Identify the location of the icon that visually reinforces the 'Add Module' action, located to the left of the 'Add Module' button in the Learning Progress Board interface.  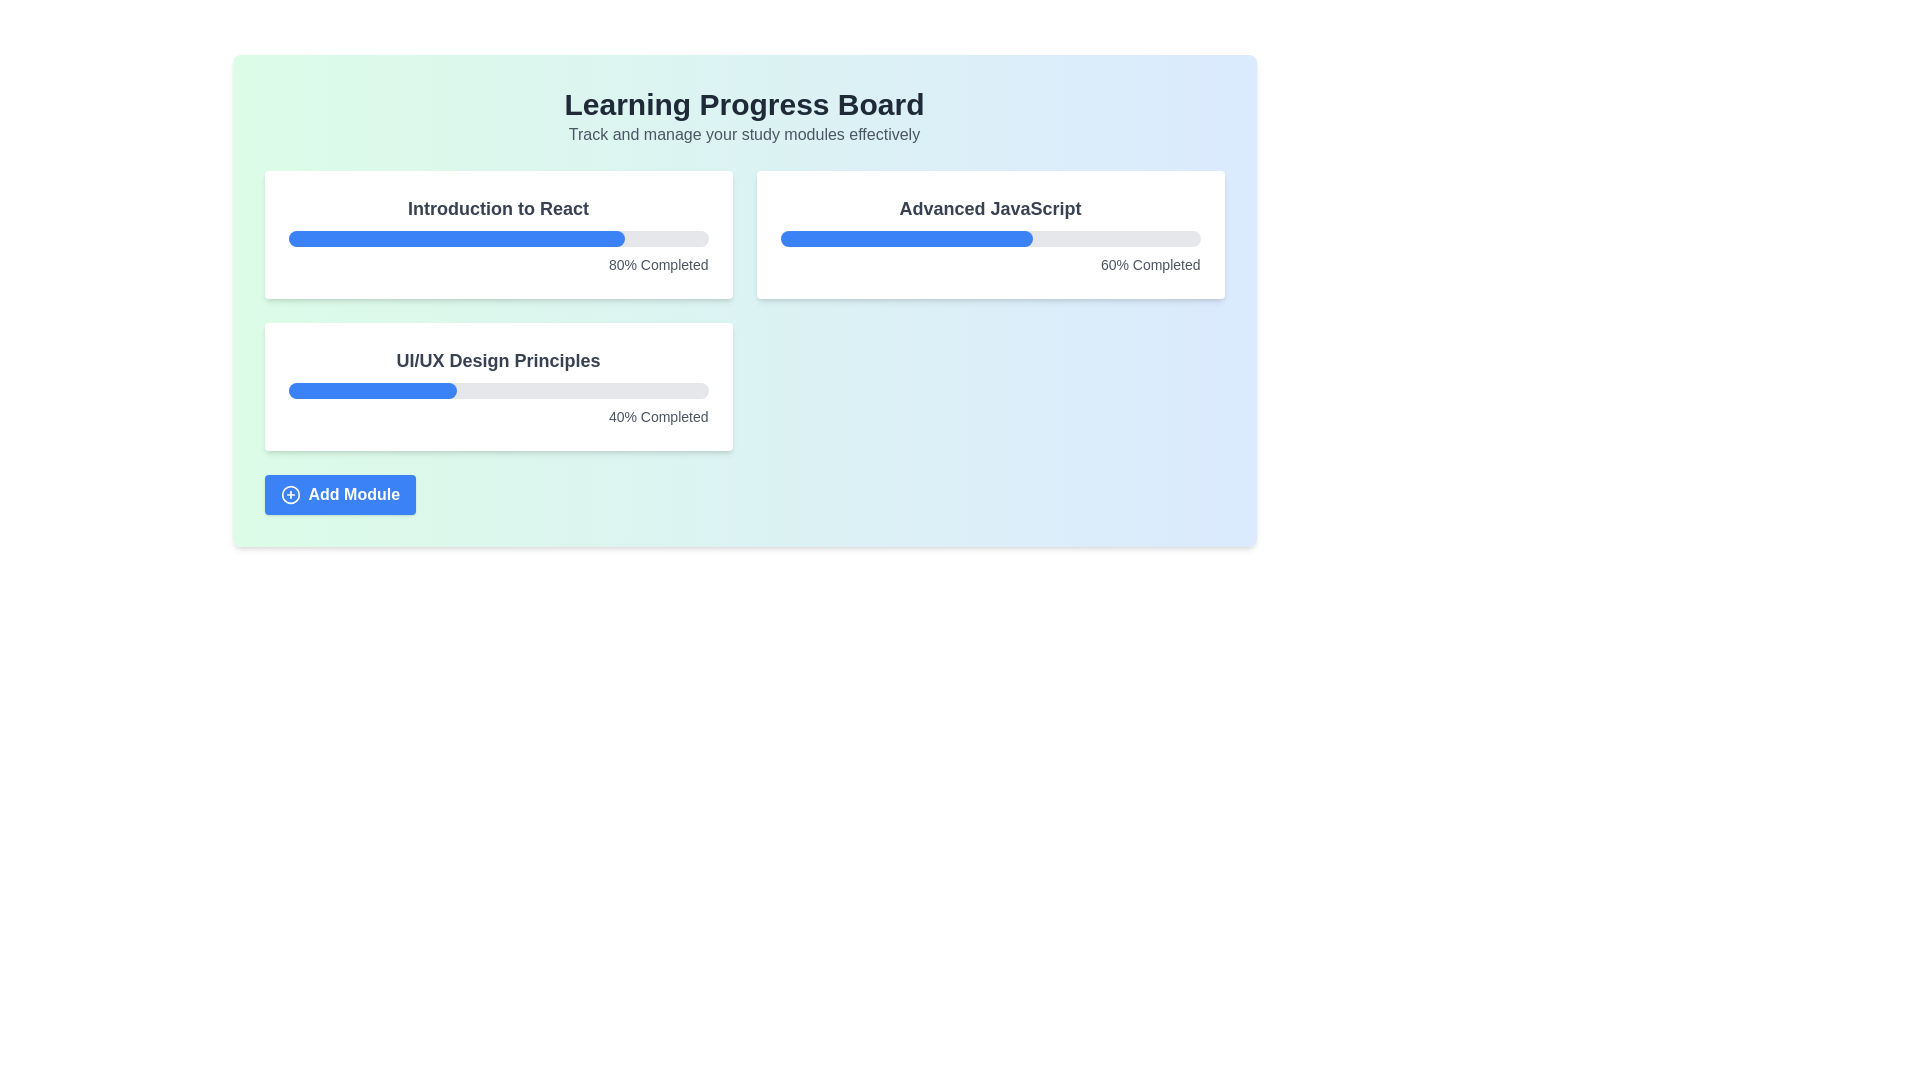
(289, 494).